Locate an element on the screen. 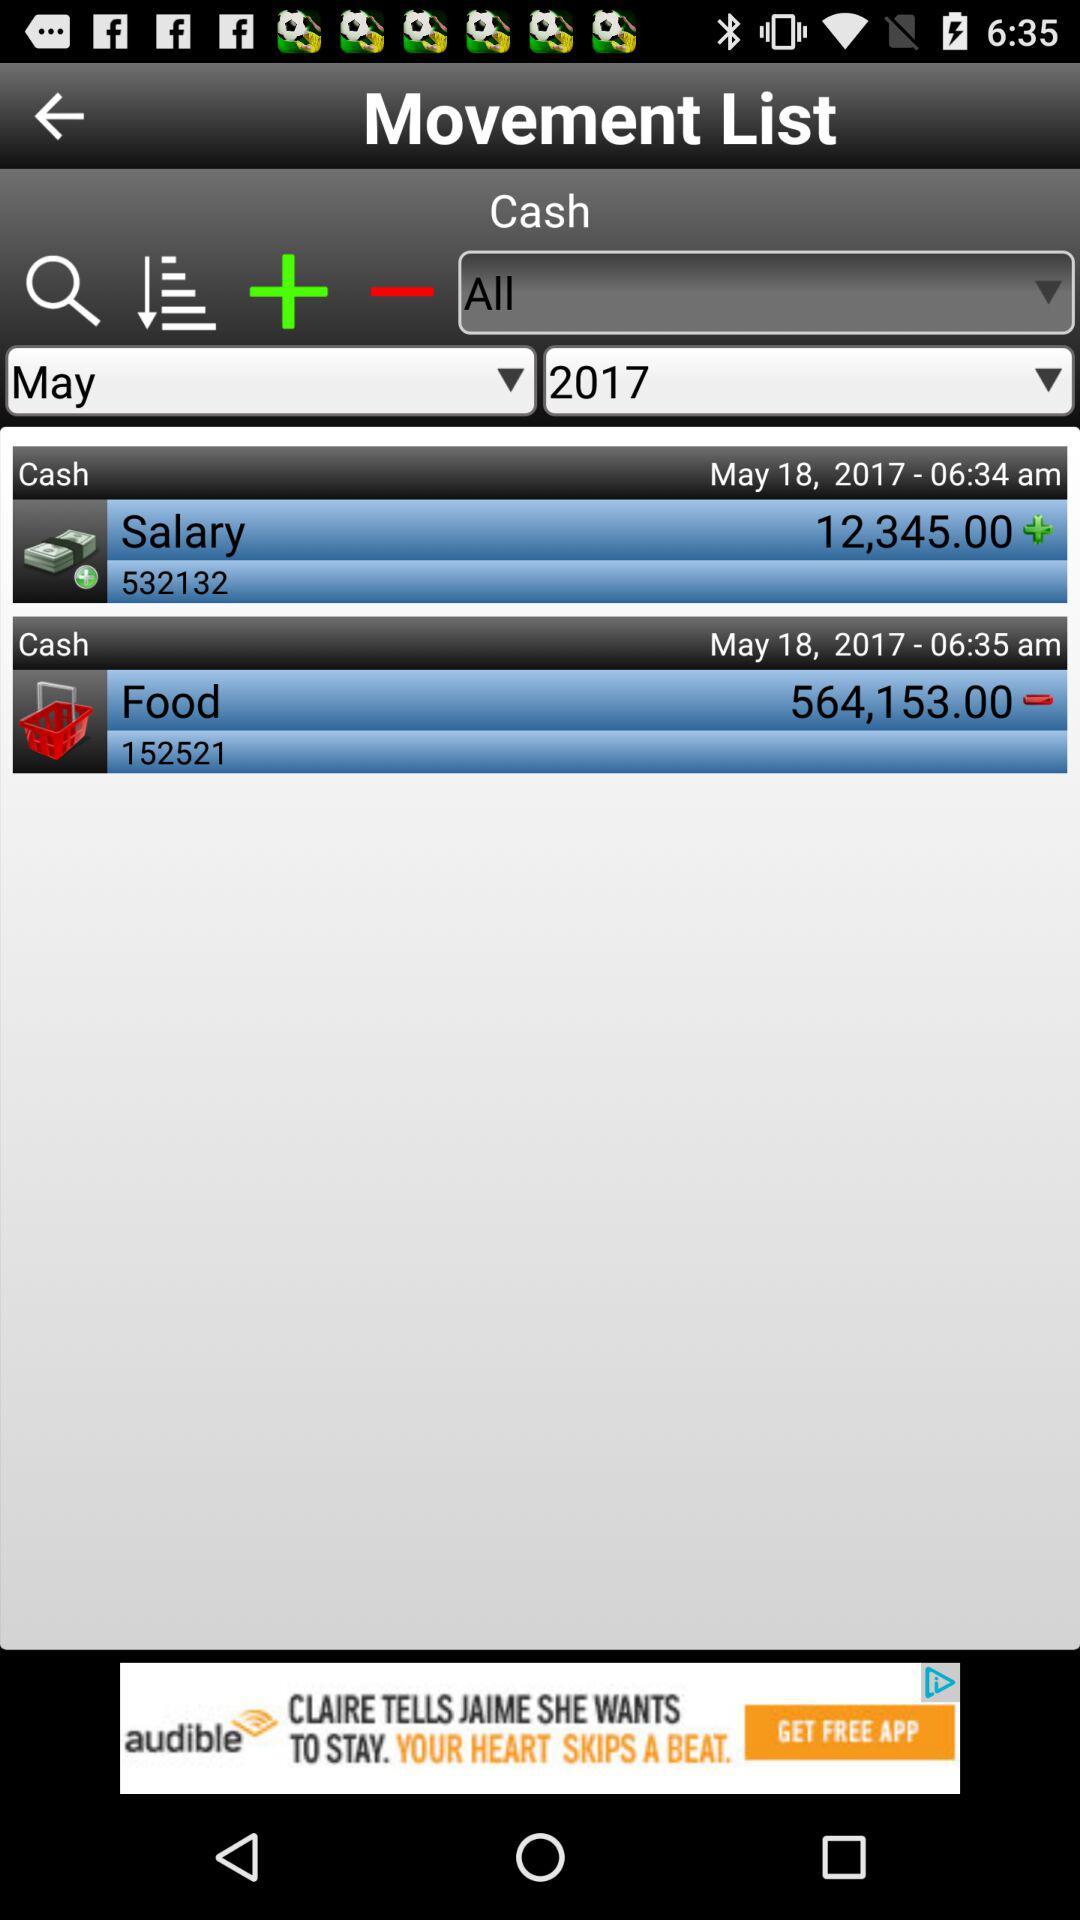 The image size is (1080, 1920). delete the record is located at coordinates (401, 291).